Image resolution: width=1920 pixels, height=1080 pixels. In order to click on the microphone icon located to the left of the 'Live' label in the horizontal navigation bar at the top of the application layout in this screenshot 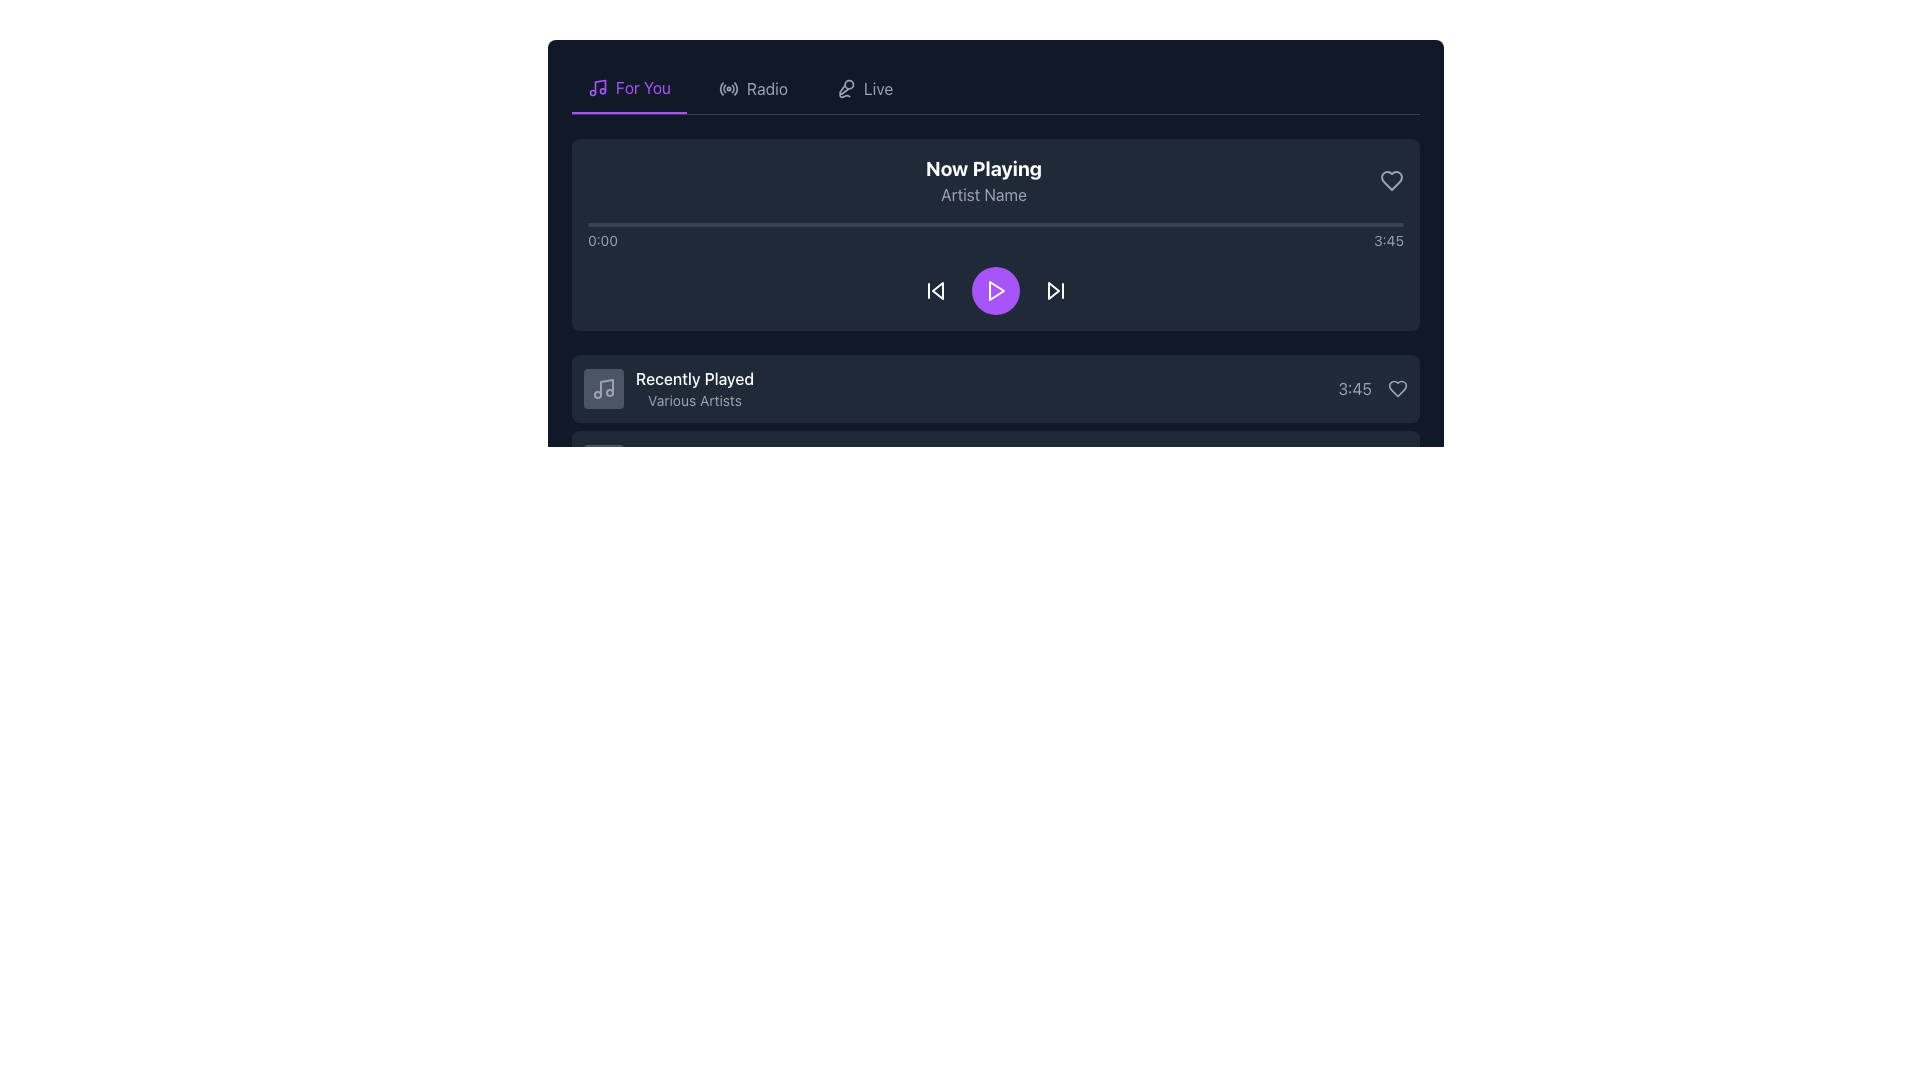, I will do `click(845, 87)`.